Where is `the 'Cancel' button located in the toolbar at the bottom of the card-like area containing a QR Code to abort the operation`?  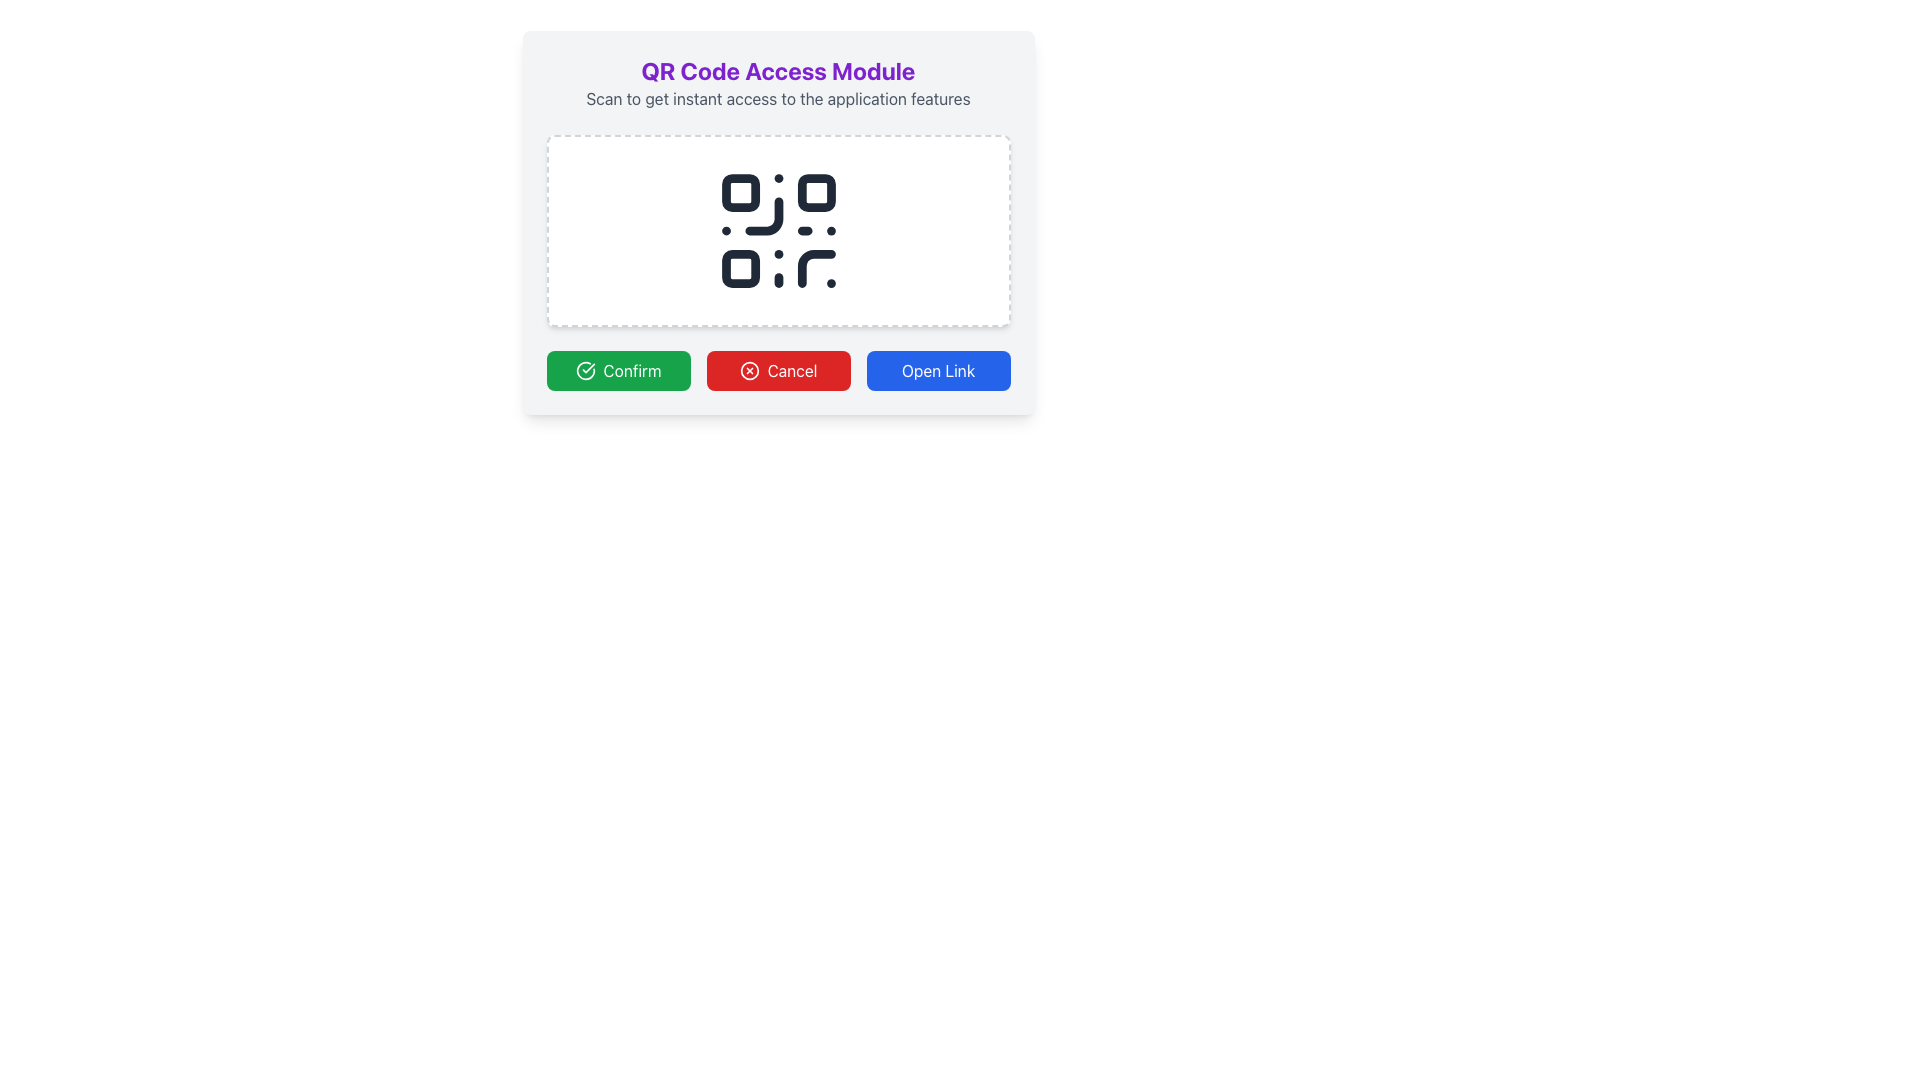
the 'Cancel' button located in the toolbar at the bottom of the card-like area containing a QR Code to abort the operation is located at coordinates (777, 370).